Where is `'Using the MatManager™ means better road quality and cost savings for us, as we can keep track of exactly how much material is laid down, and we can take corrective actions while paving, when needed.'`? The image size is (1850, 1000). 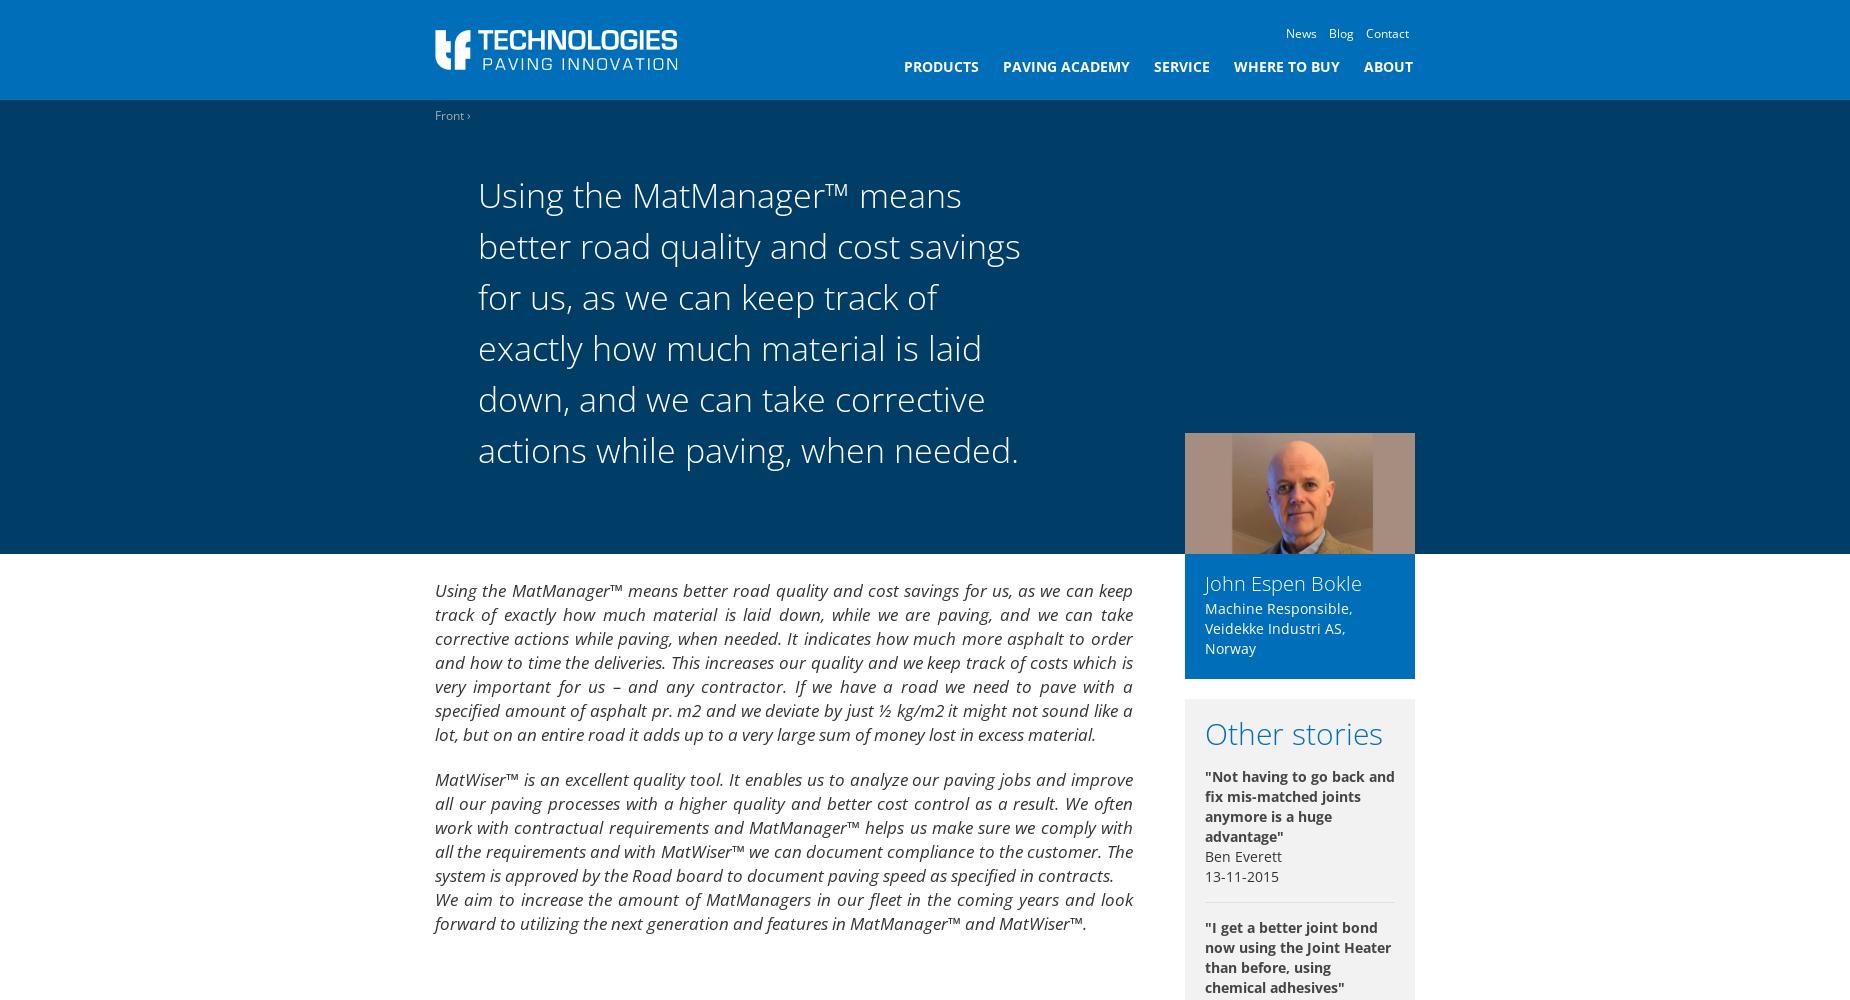
'Using the MatManager™ means better road quality and cost savings for us, as we can keep track of exactly how much material is laid down, and we can take corrective actions while paving, when needed.' is located at coordinates (748, 321).